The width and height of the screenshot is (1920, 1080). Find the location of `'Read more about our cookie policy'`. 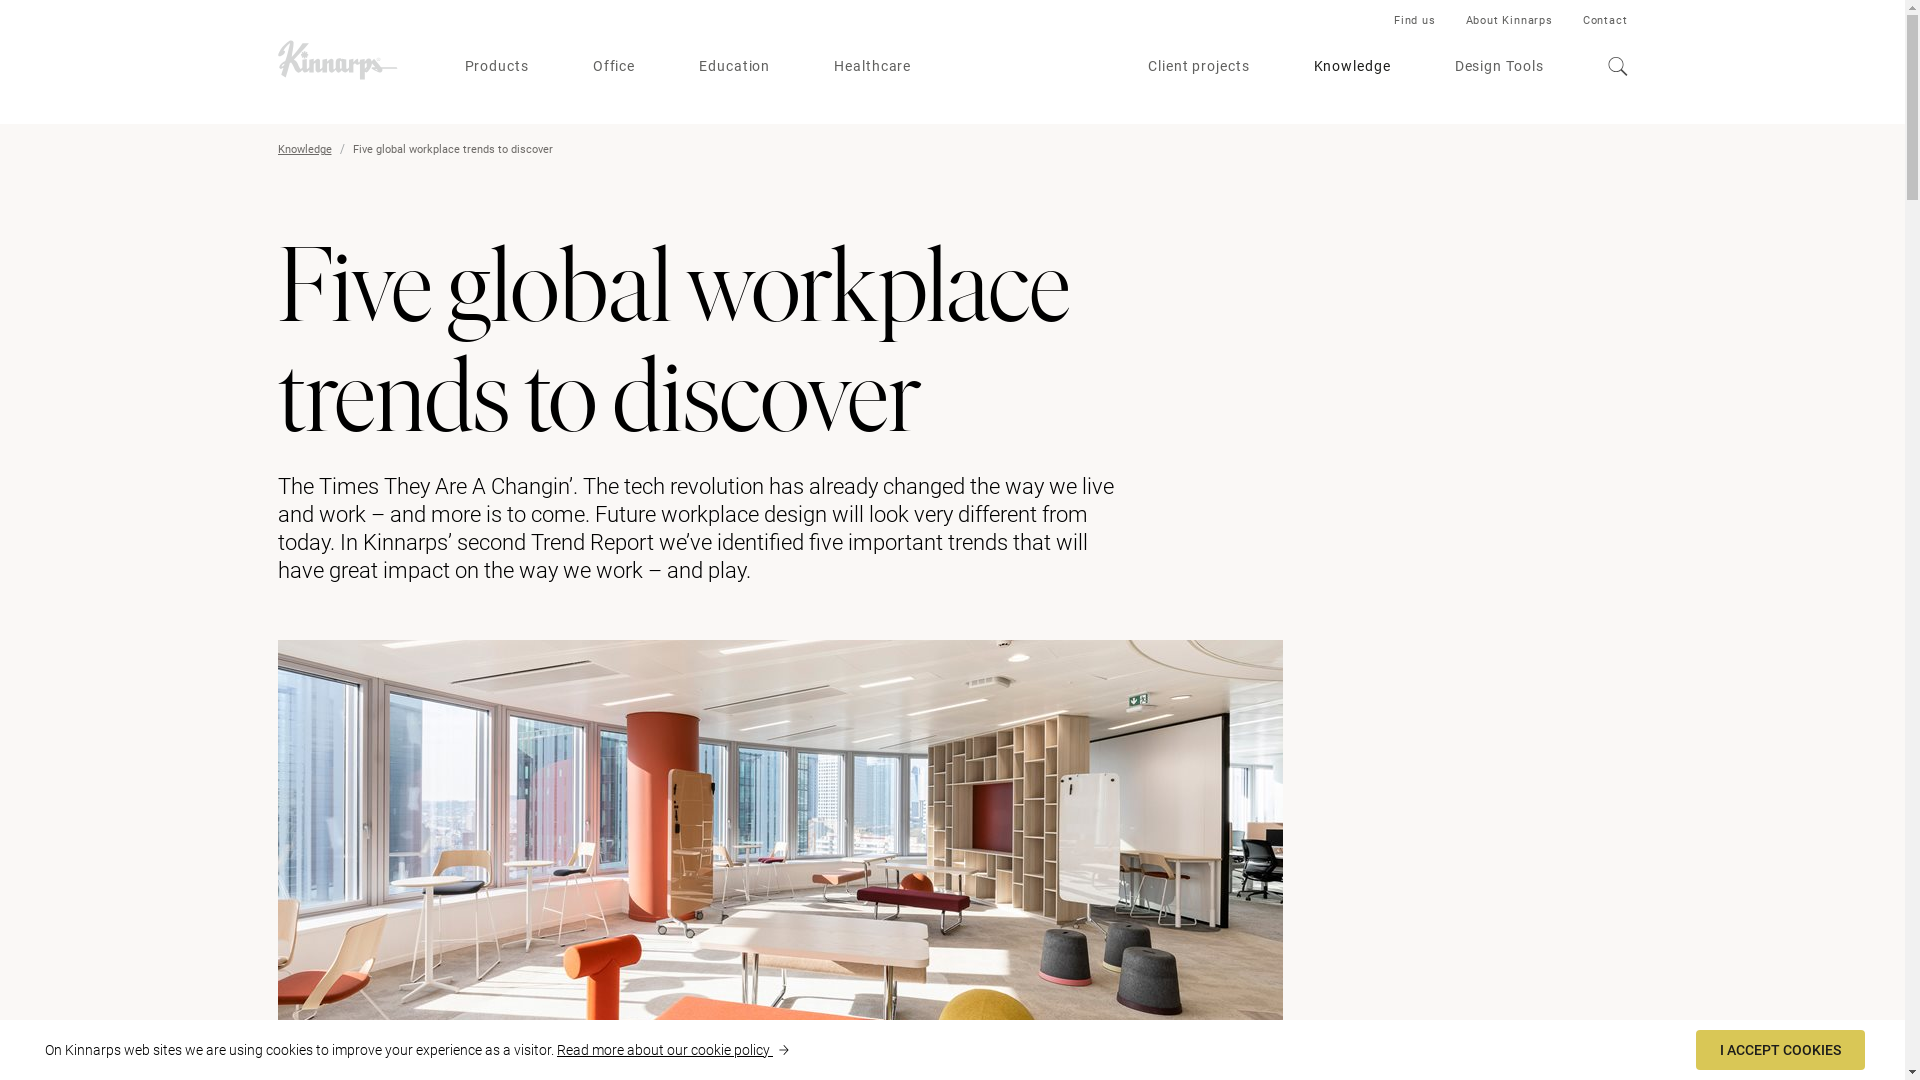

'Read more about our cookie policy' is located at coordinates (672, 1048).